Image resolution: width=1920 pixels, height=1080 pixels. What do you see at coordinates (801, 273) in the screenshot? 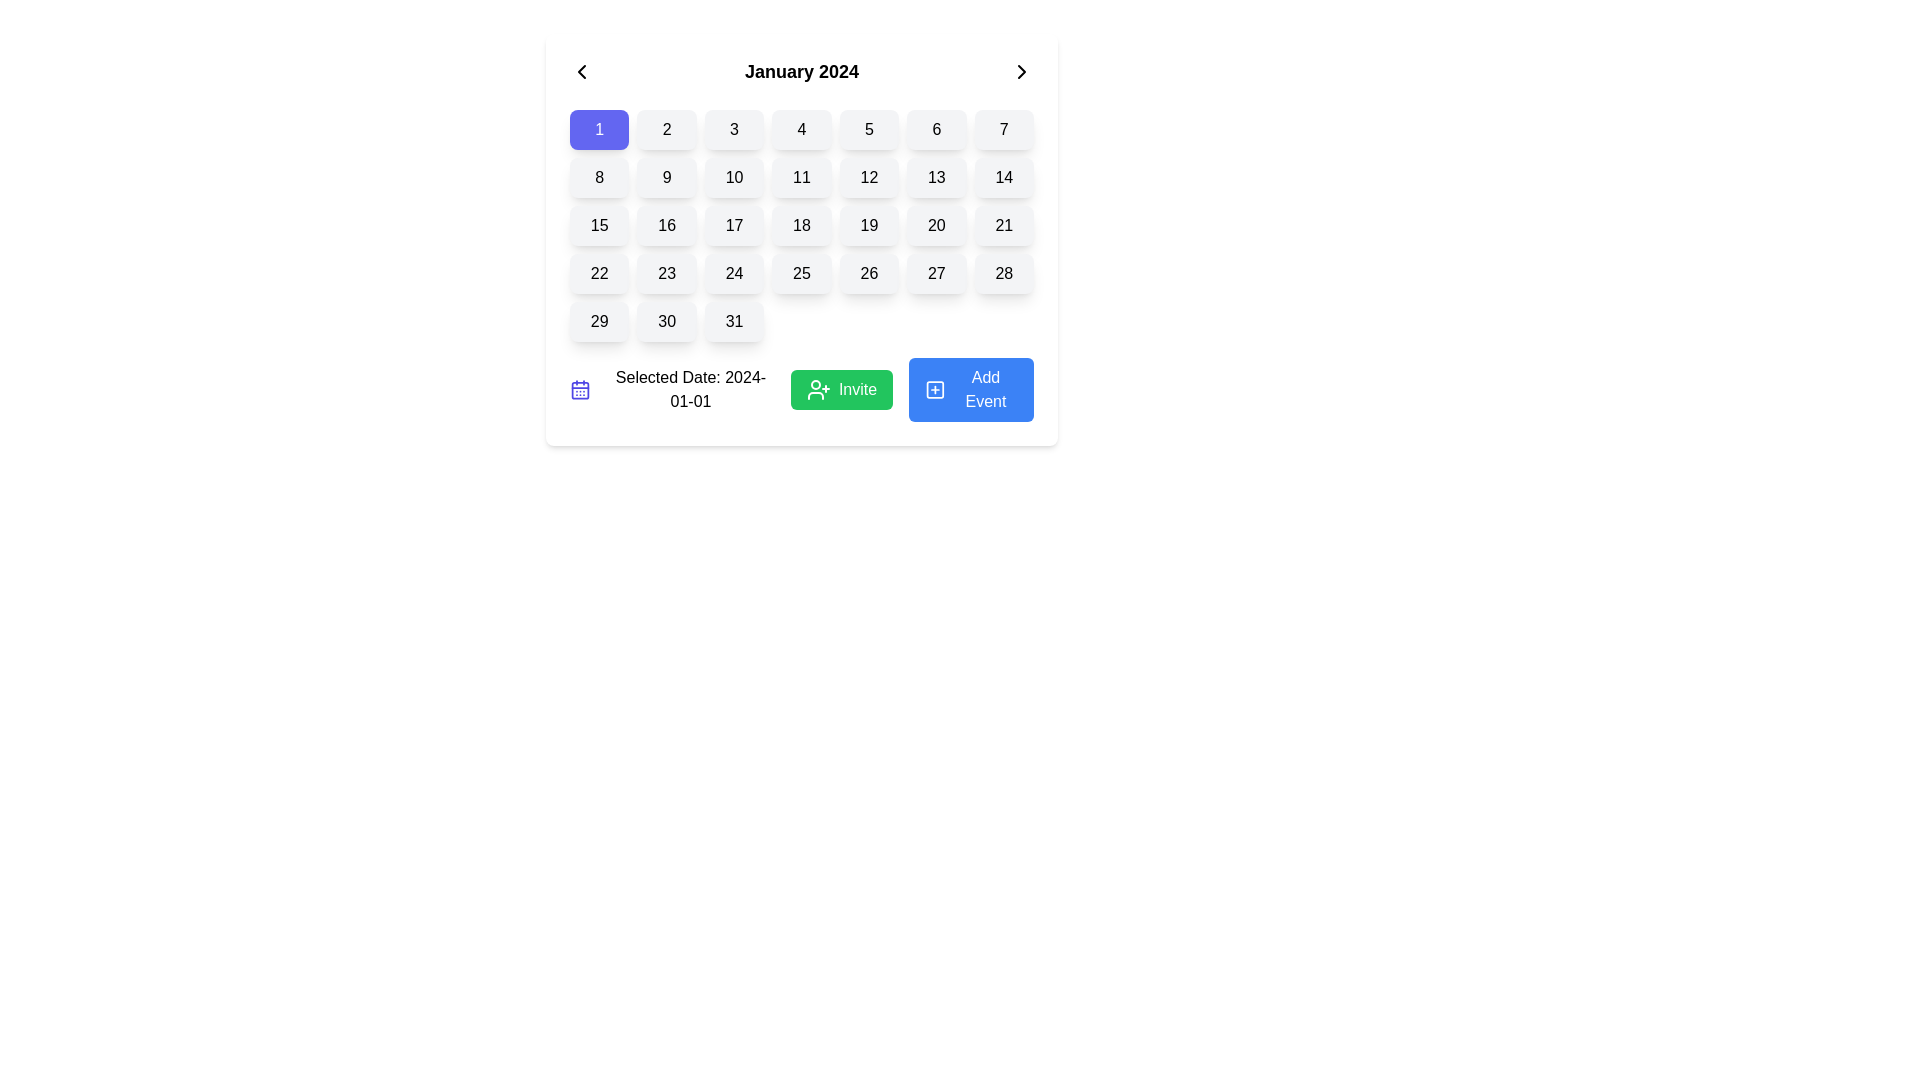
I see `the selectable day button representing the 25th day in the calendar grid layout, located in the fourth row and fourth column` at bounding box center [801, 273].